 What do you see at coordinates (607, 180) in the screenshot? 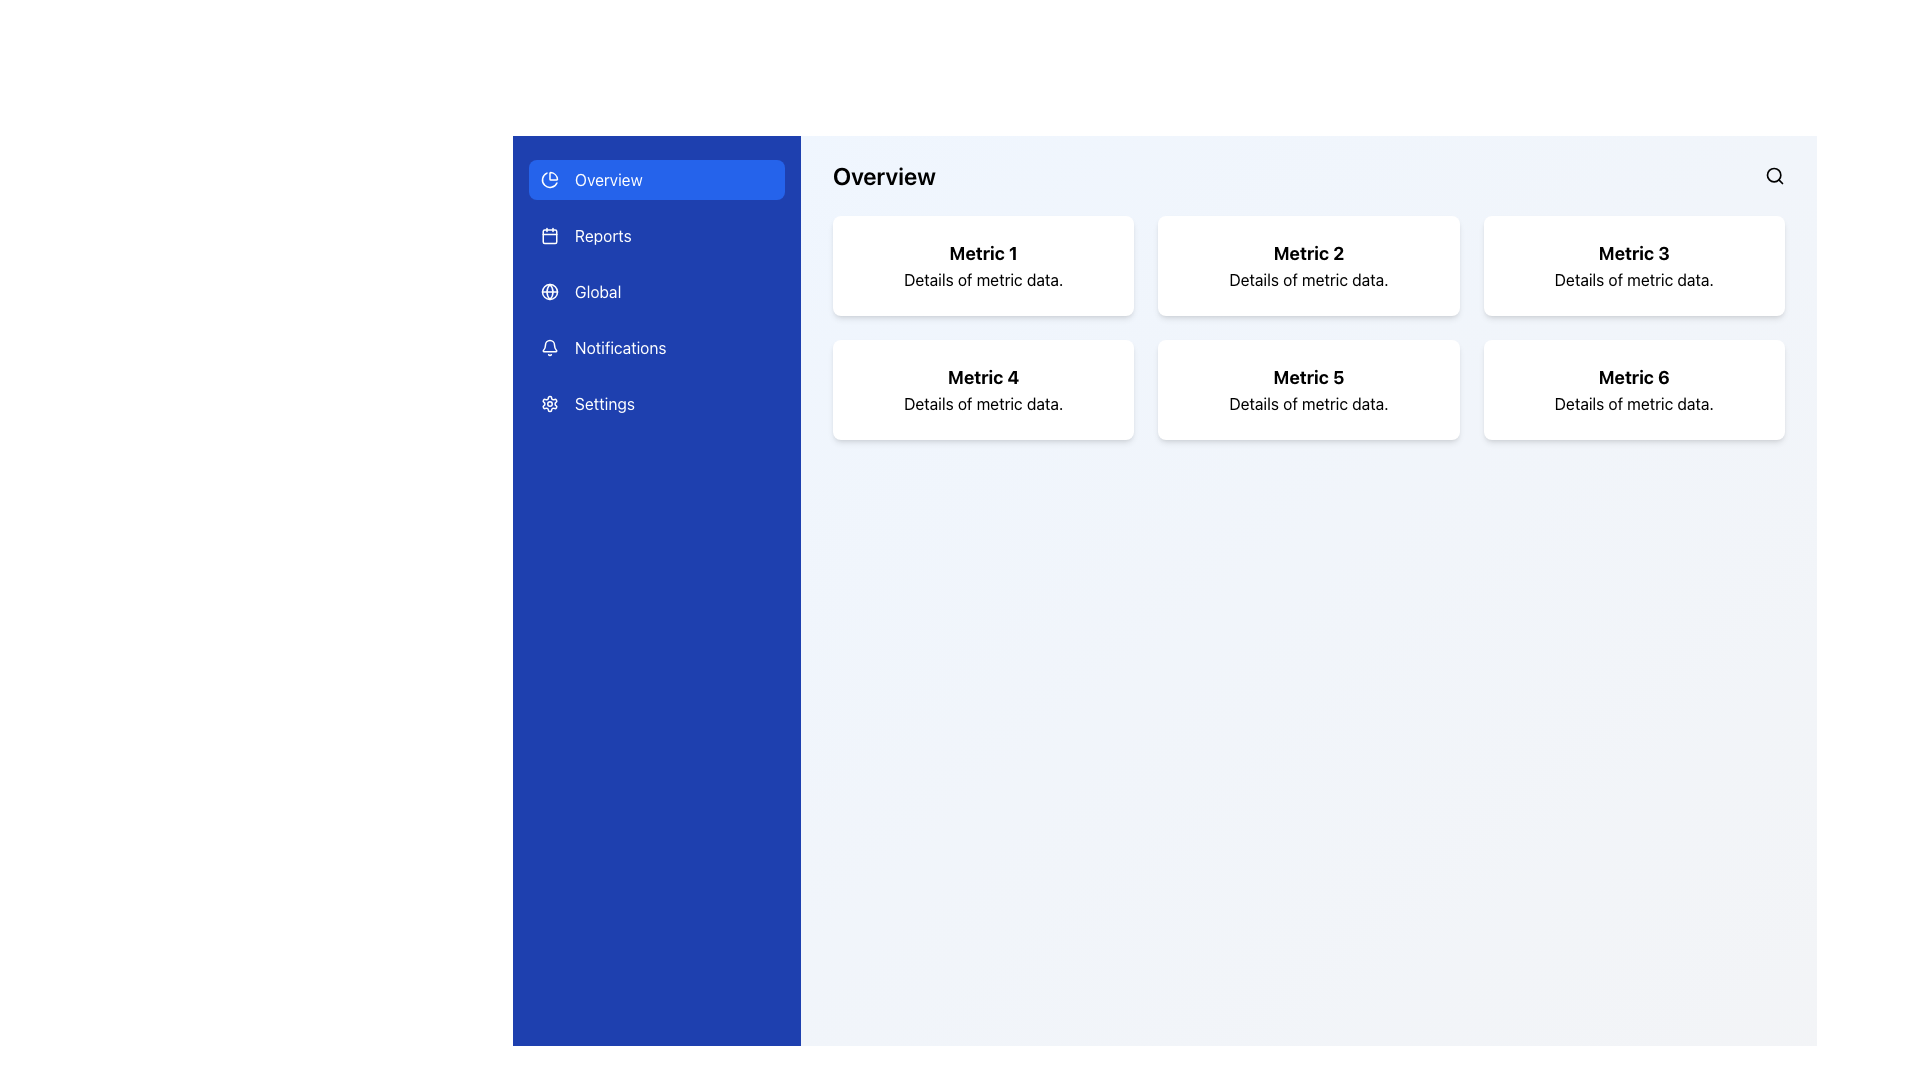
I see `the 'Overview' navigation menu item located at the top of the vertical menu on the left side of the interface` at bounding box center [607, 180].